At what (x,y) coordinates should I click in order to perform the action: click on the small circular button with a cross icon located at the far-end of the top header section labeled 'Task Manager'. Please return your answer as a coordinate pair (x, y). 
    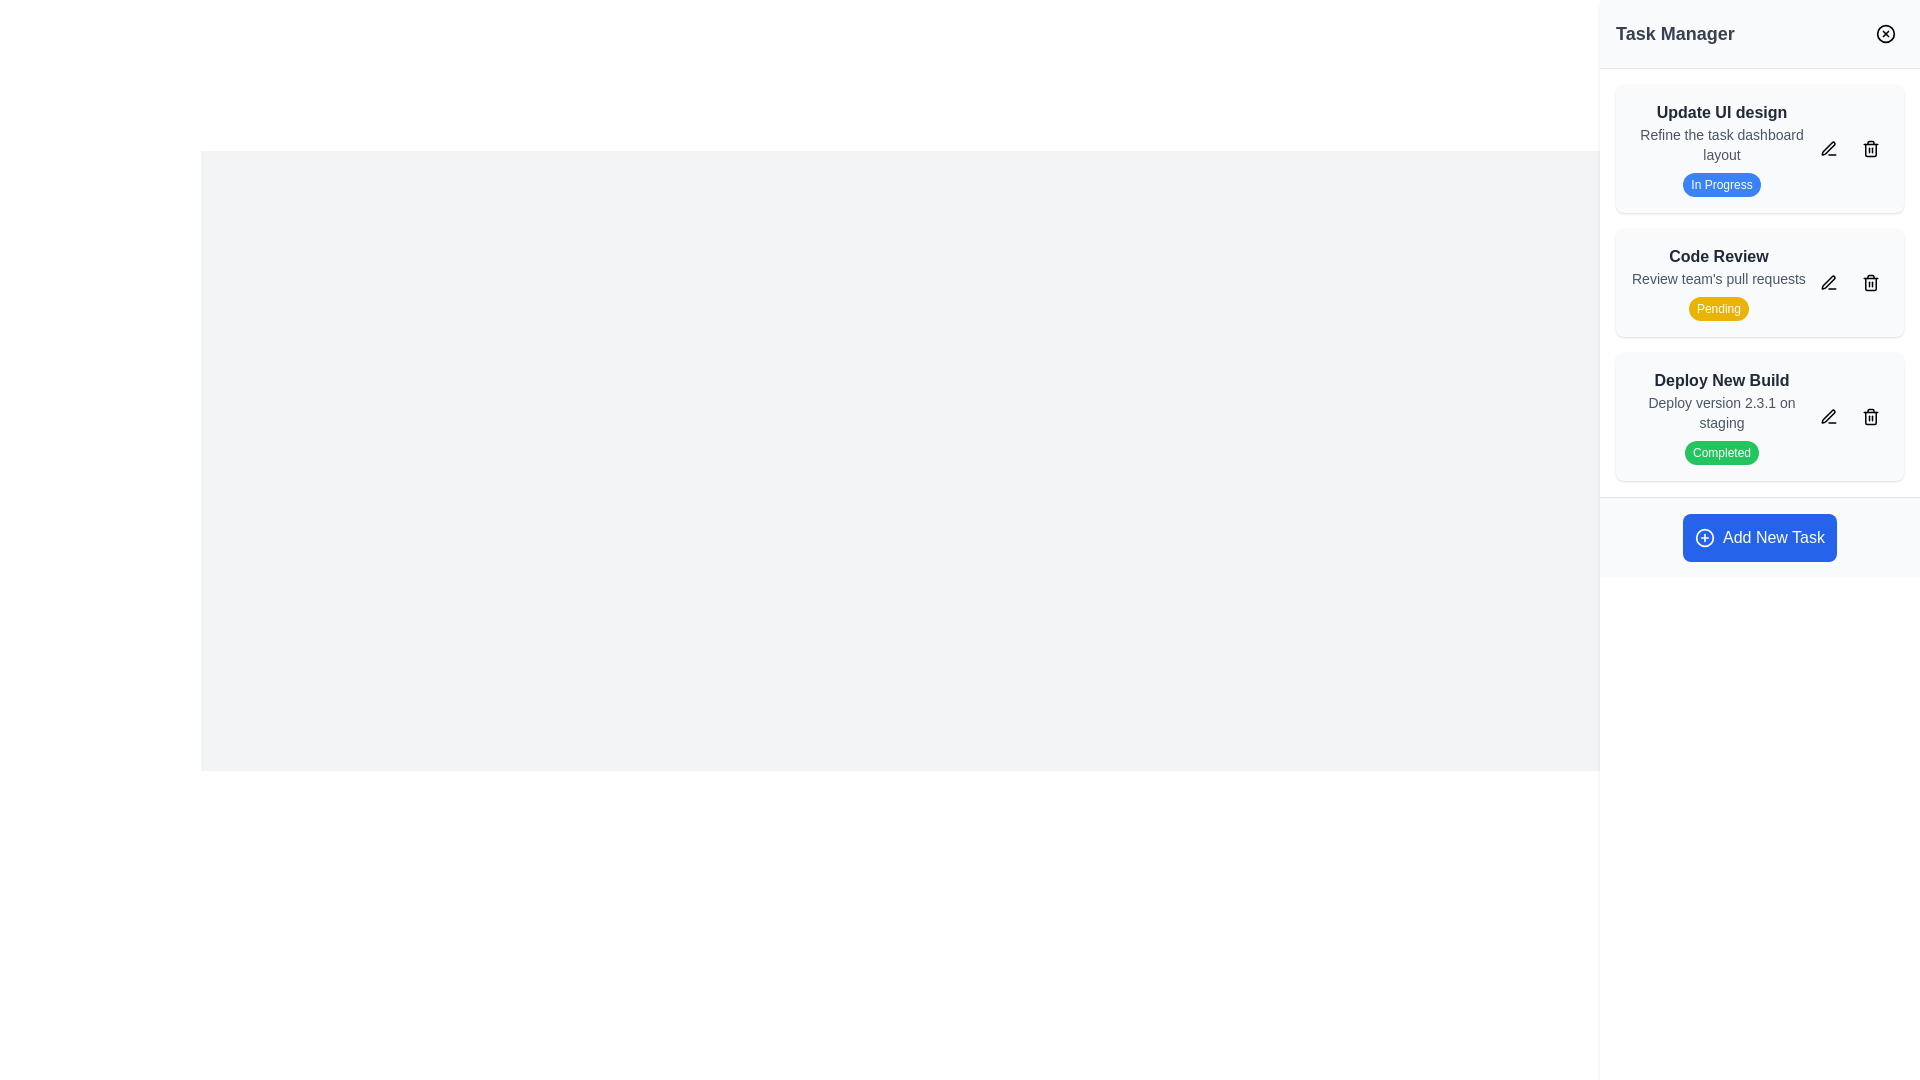
    Looking at the image, I should click on (1885, 34).